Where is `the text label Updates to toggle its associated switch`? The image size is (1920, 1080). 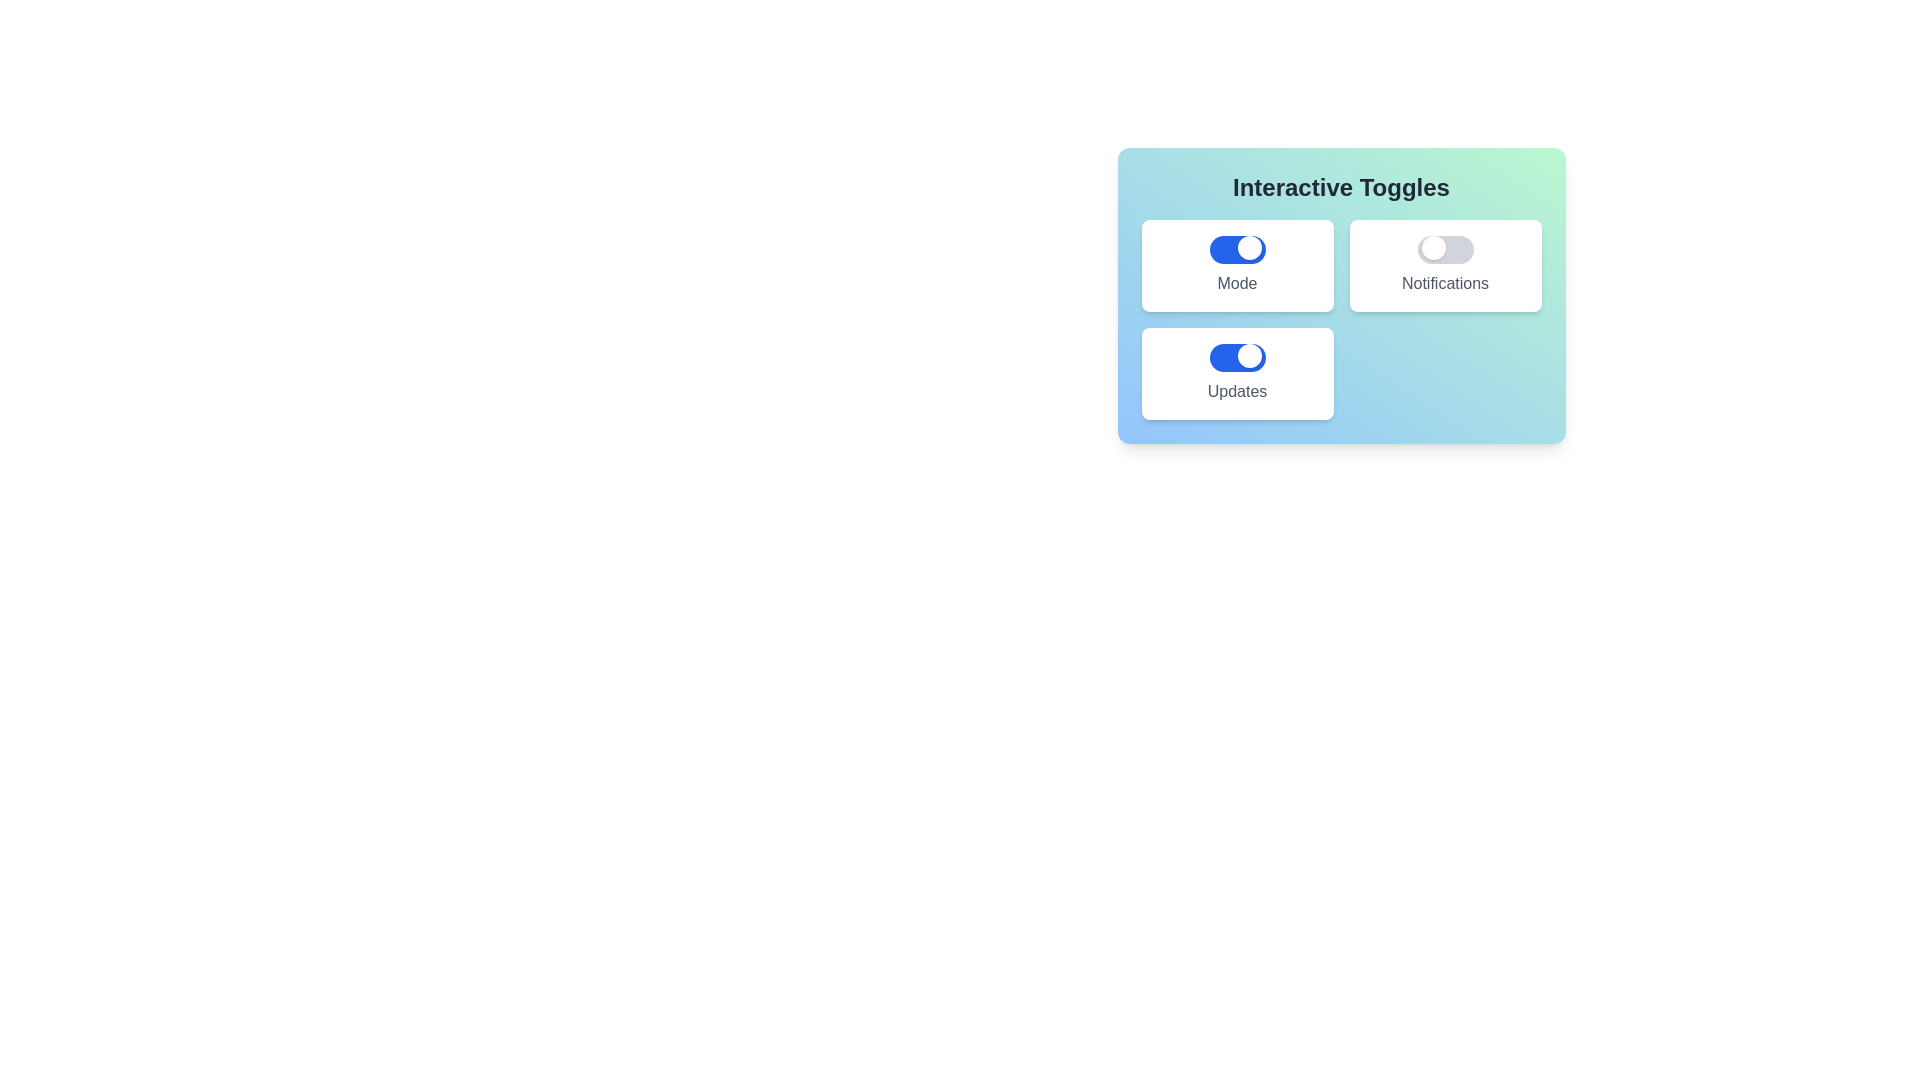
the text label Updates to toggle its associated switch is located at coordinates (1236, 392).